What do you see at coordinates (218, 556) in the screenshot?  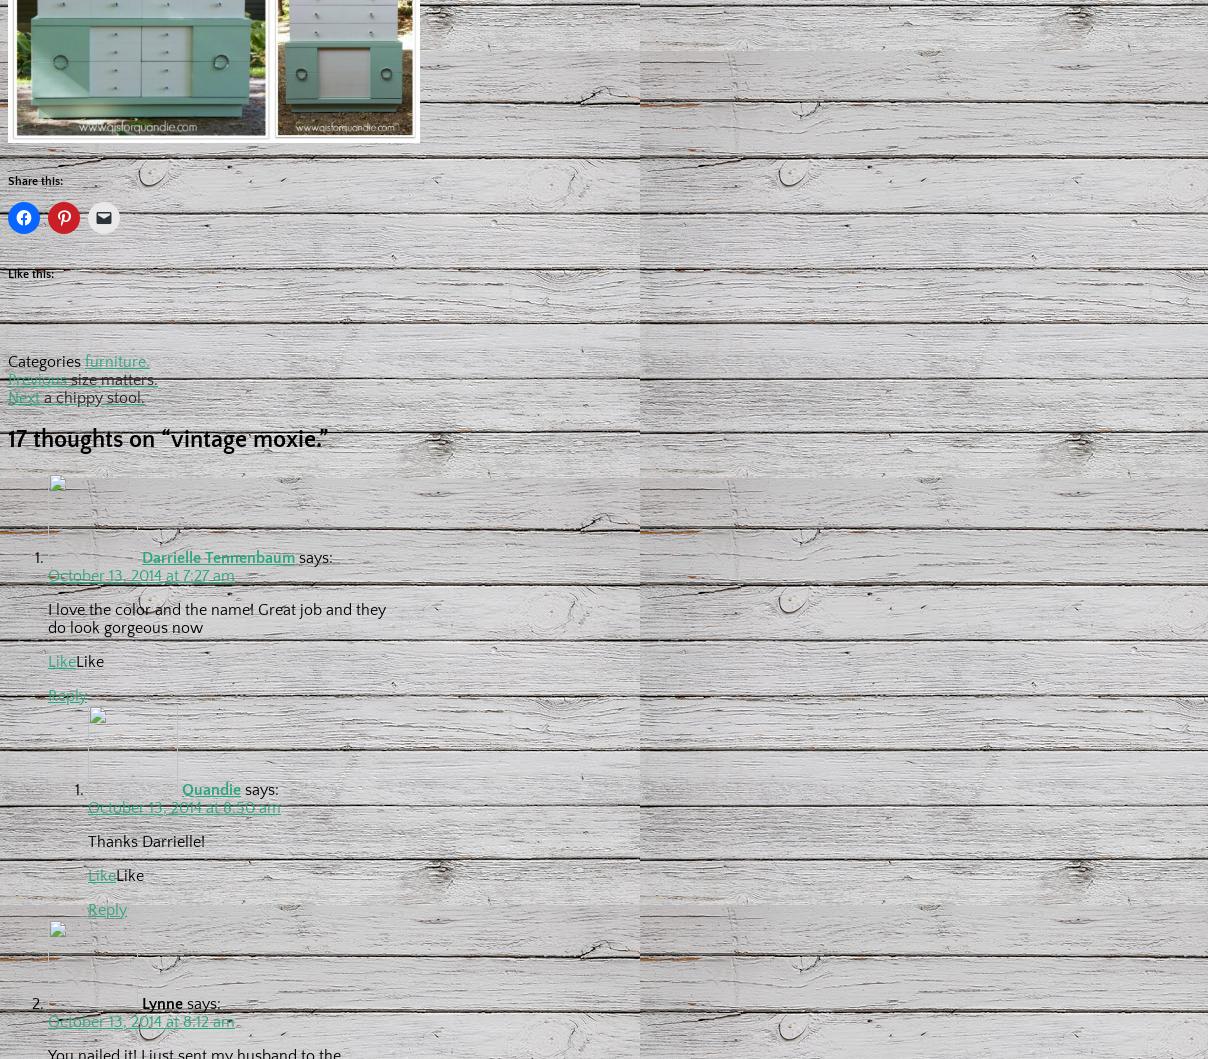 I see `'Darrielle Tennenbaum'` at bounding box center [218, 556].